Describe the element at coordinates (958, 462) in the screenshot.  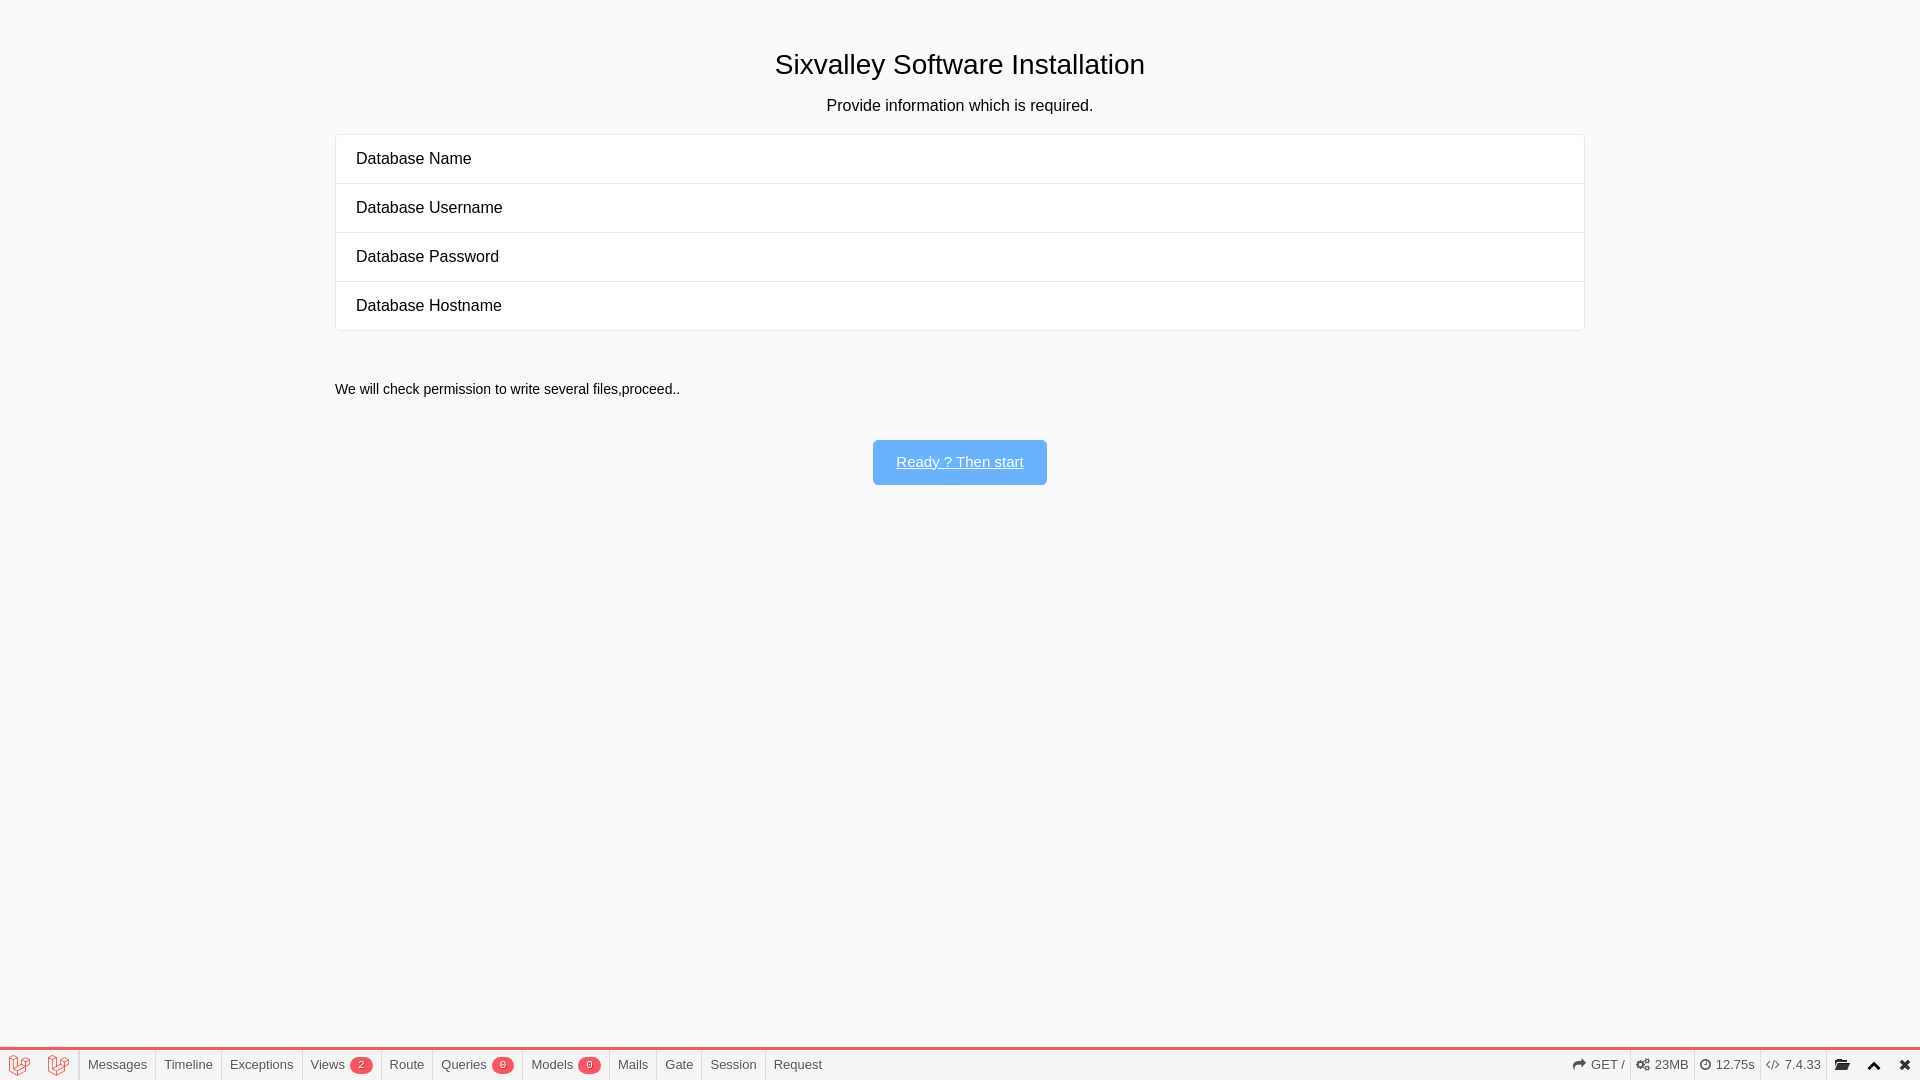
I see `'Ready ? Then start'` at that location.